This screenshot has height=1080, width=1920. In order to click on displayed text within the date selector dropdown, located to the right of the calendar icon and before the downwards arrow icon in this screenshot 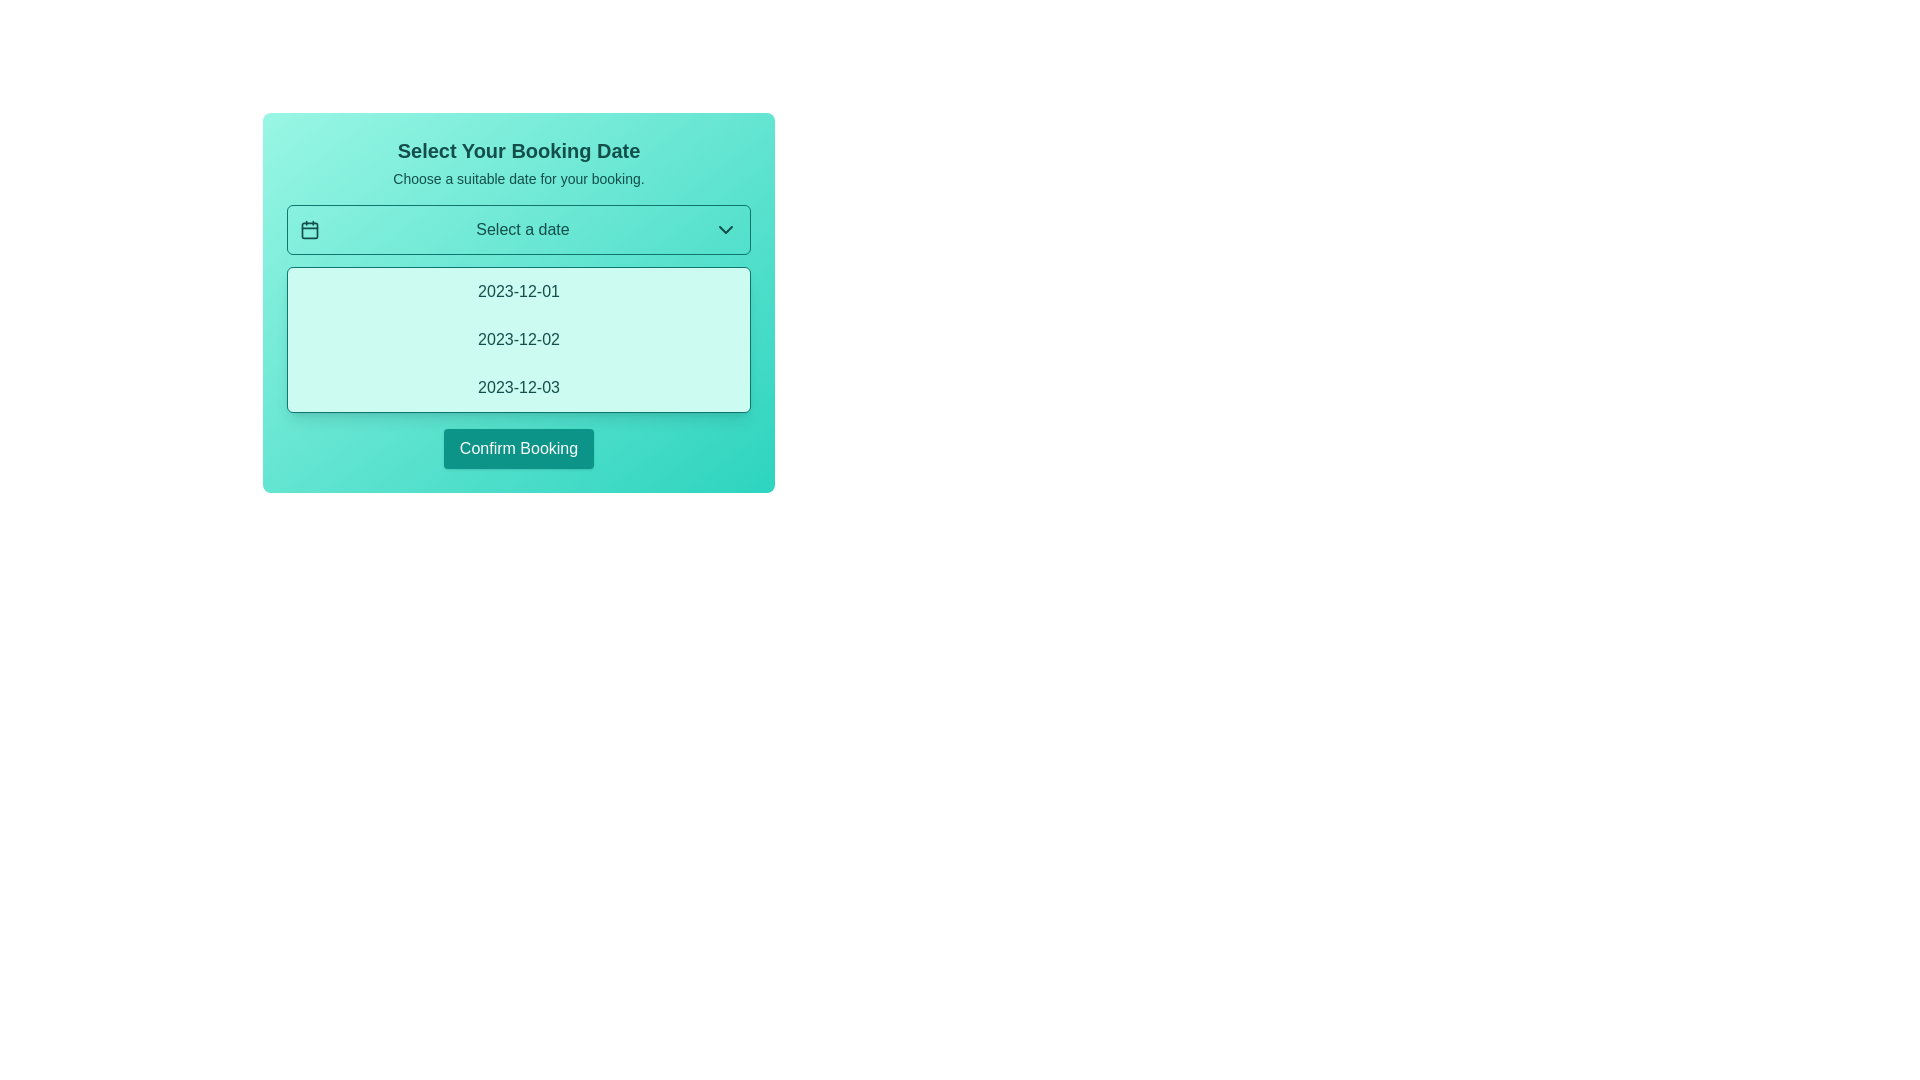, I will do `click(523, 229)`.